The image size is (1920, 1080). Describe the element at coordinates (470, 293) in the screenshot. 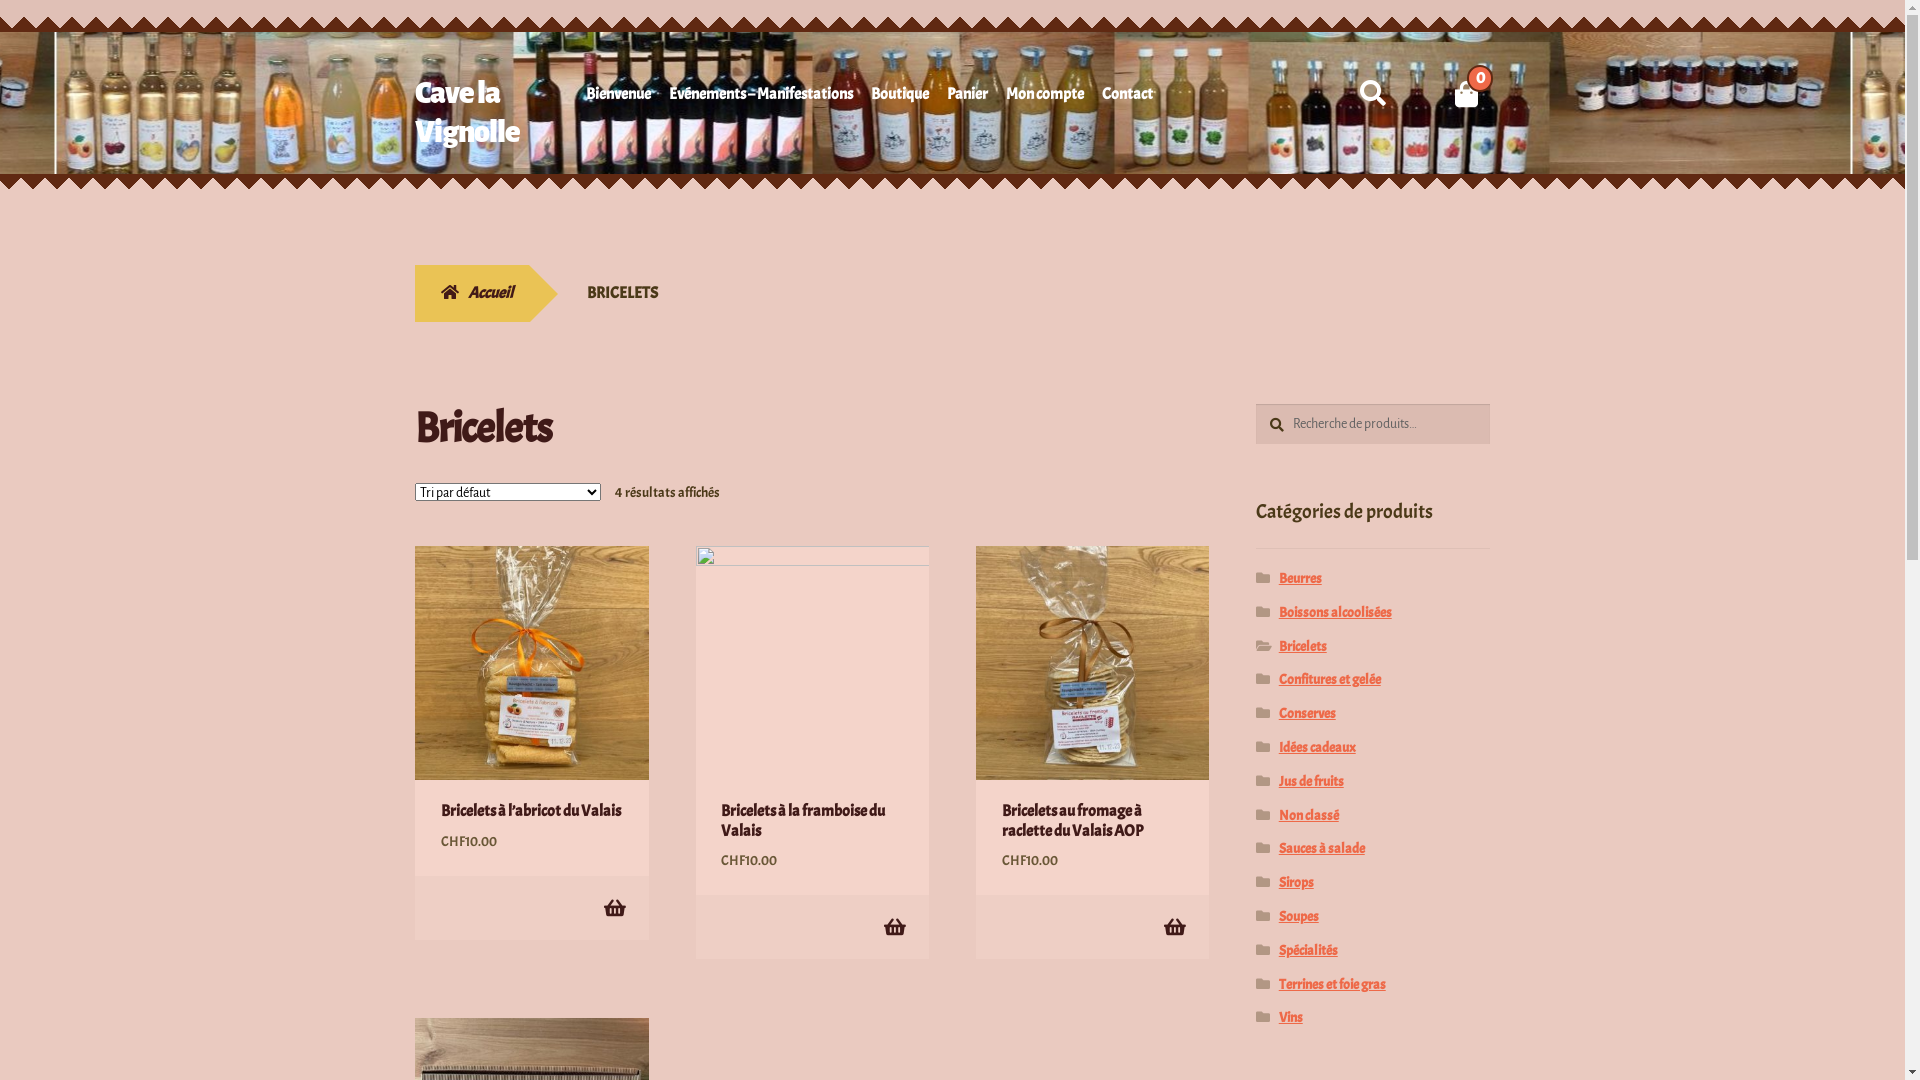

I see `'Accueil'` at that location.